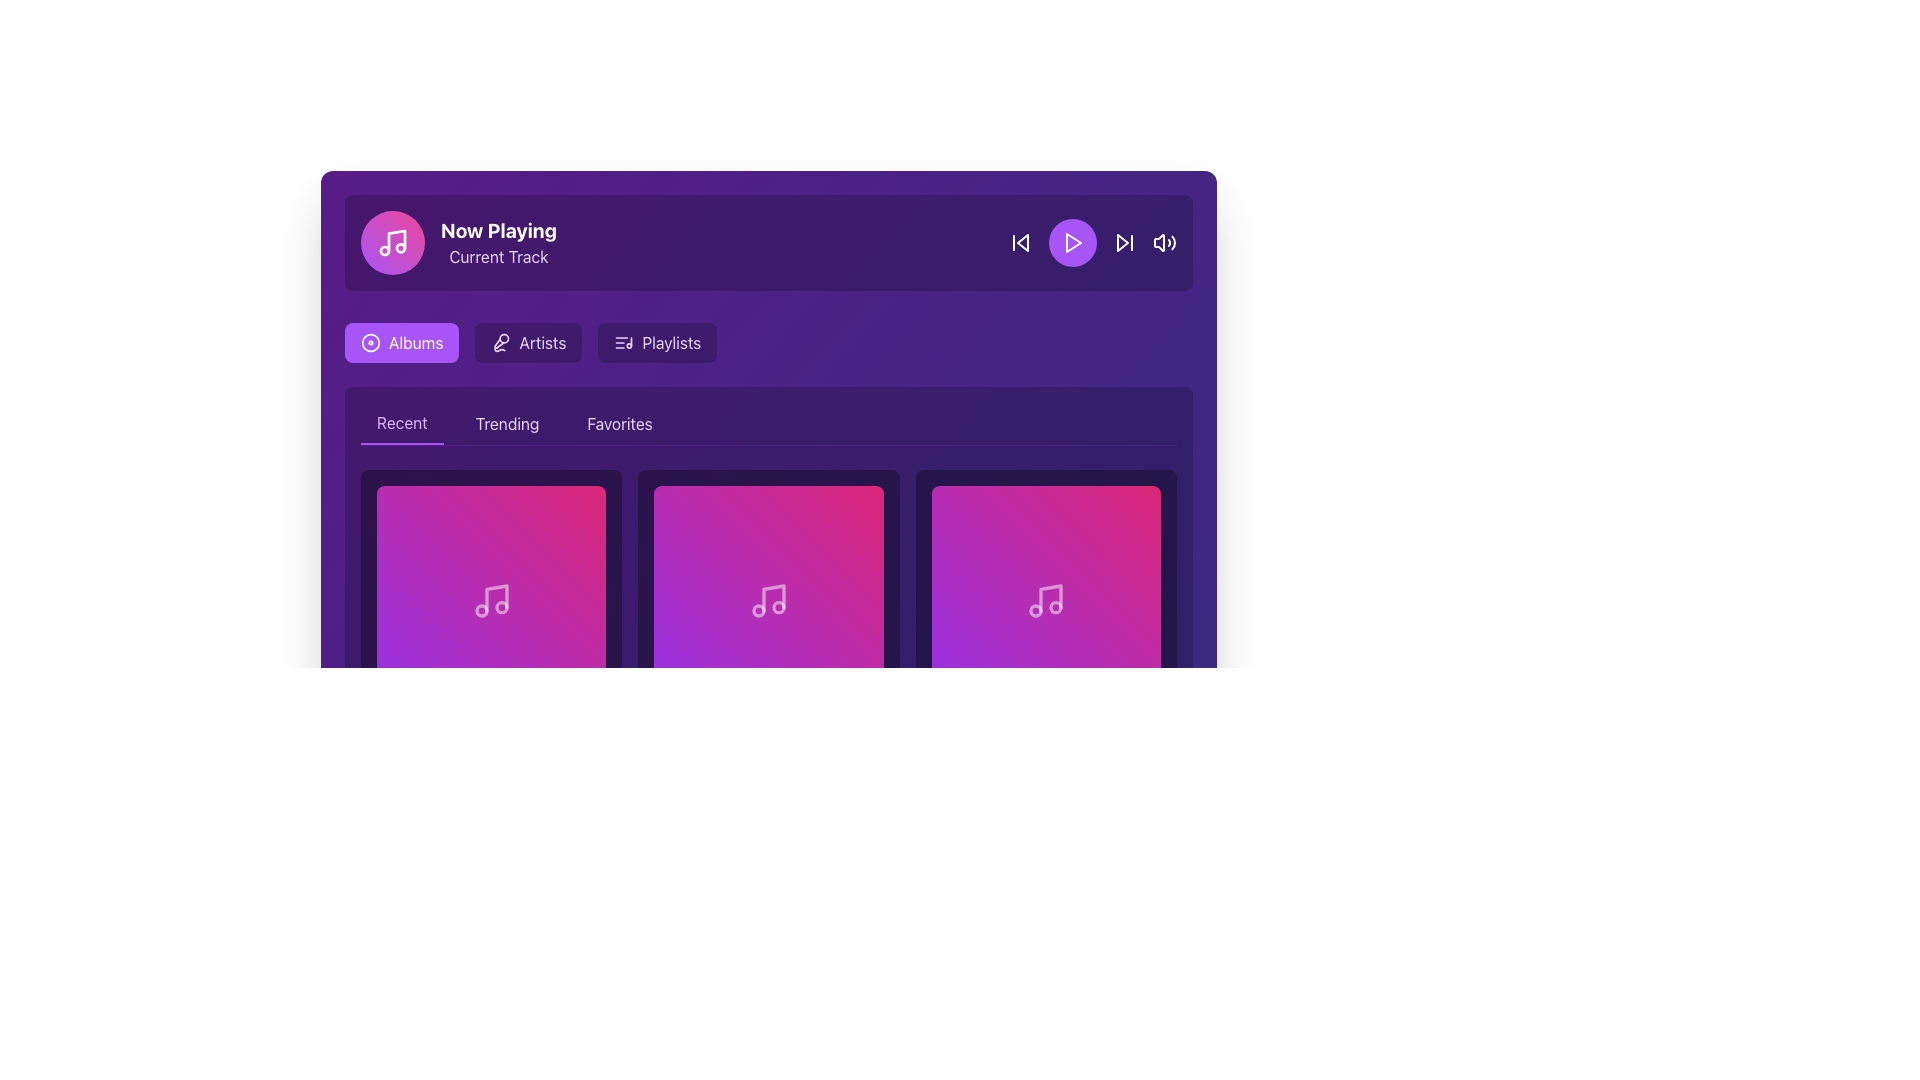 The height and width of the screenshot is (1080, 1920). I want to click on the rightmost SVG Circle Element representing a musical note icon located in the middle of the page, so click(1055, 606).